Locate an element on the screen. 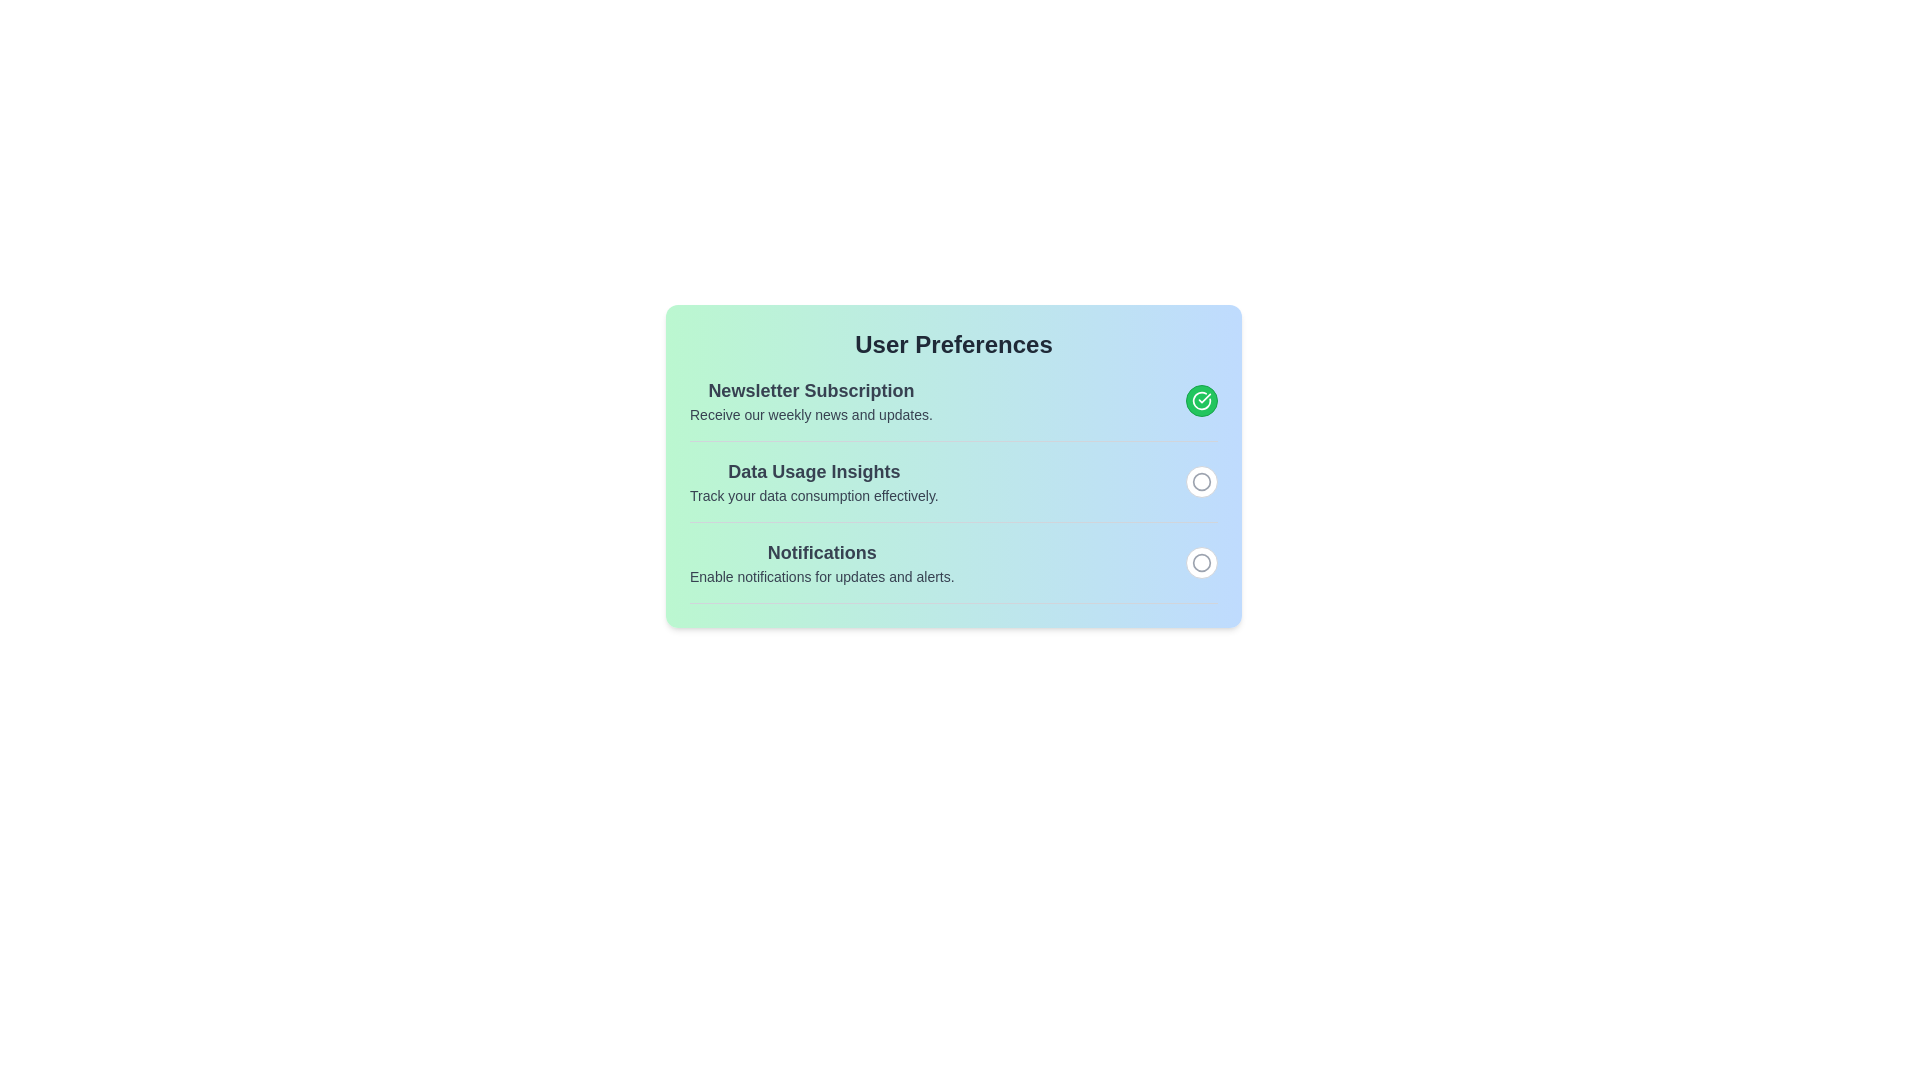 The width and height of the screenshot is (1920, 1080). the 'Newsletter Subscription' confirmation button located to the right of the subscription text is located at coordinates (1200, 401).